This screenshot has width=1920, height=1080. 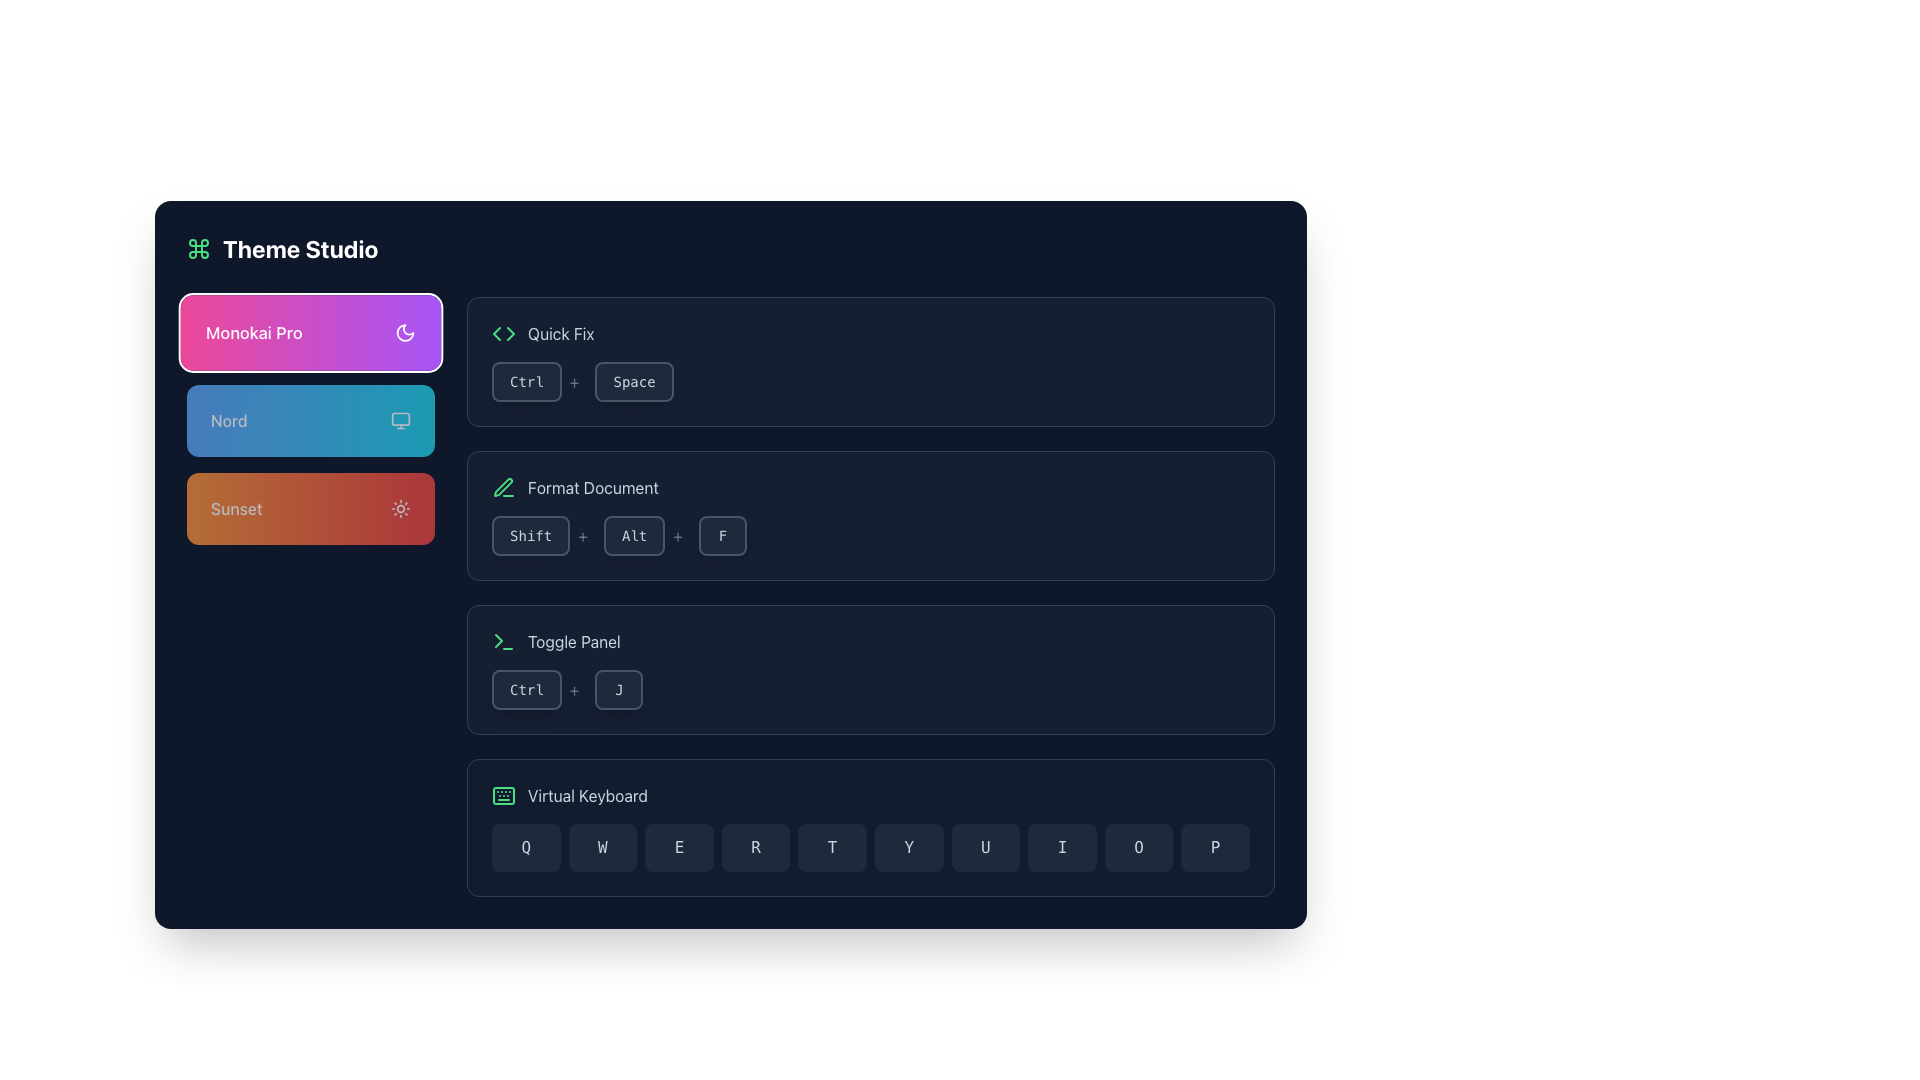 I want to click on the button labeled 'W', which is a rectangular button with rounded corners in the virtual keyboard layout, to input the letter 'W', so click(x=601, y=848).